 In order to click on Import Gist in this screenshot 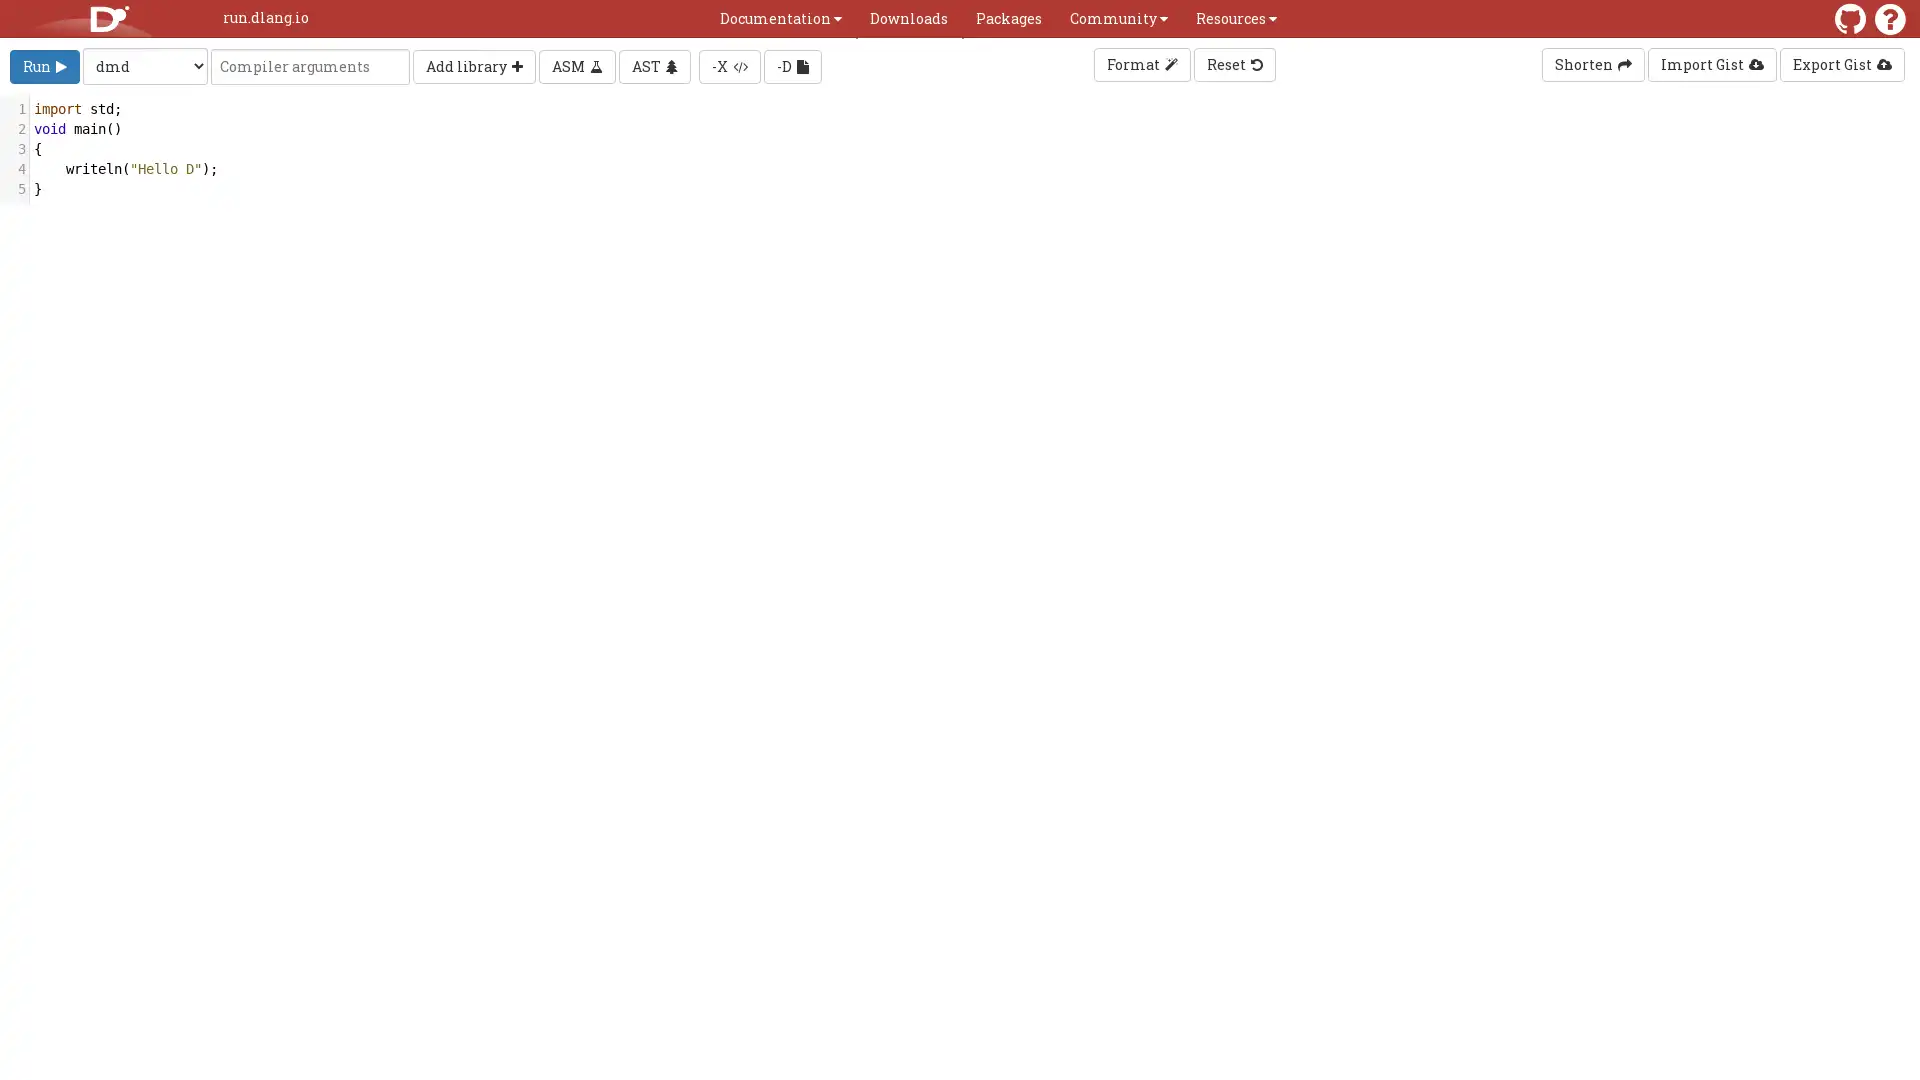, I will do `click(1711, 64)`.